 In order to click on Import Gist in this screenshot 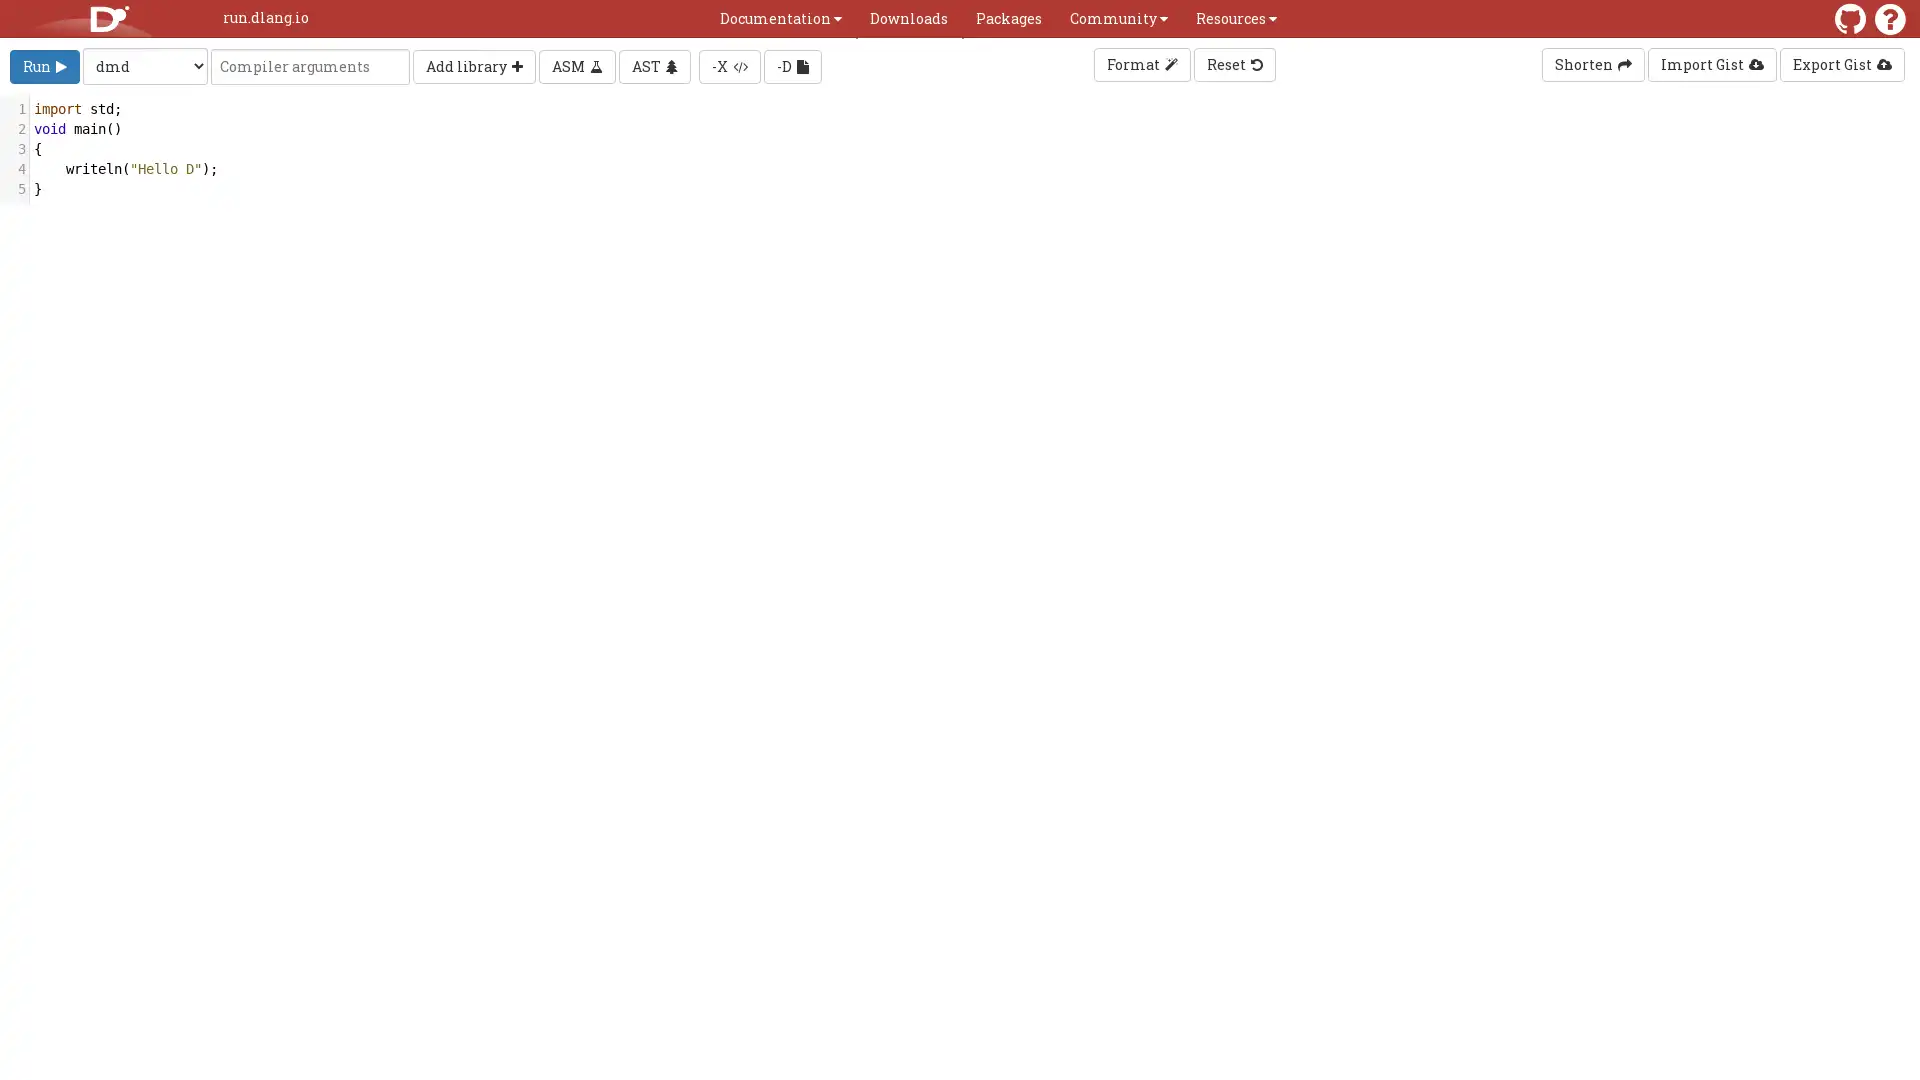, I will do `click(1711, 64)`.